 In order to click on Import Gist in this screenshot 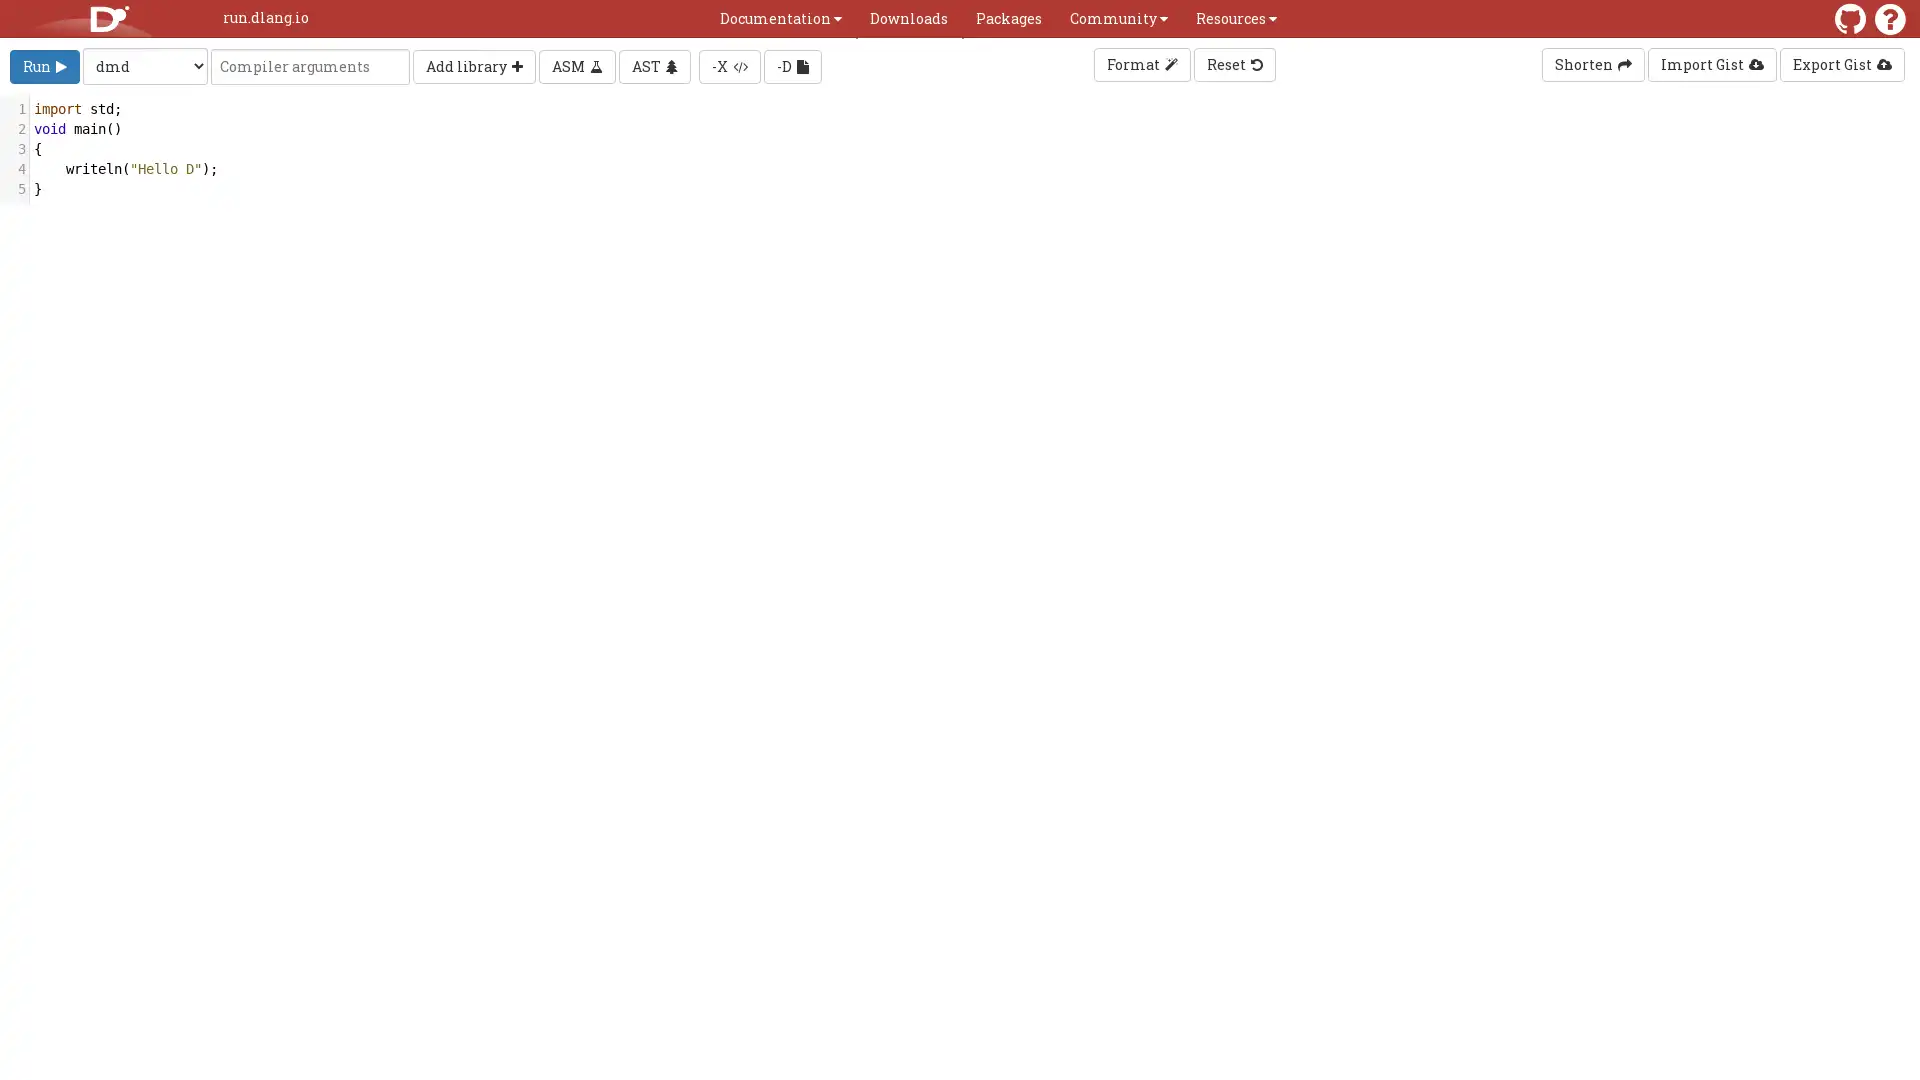, I will do `click(1711, 64)`.